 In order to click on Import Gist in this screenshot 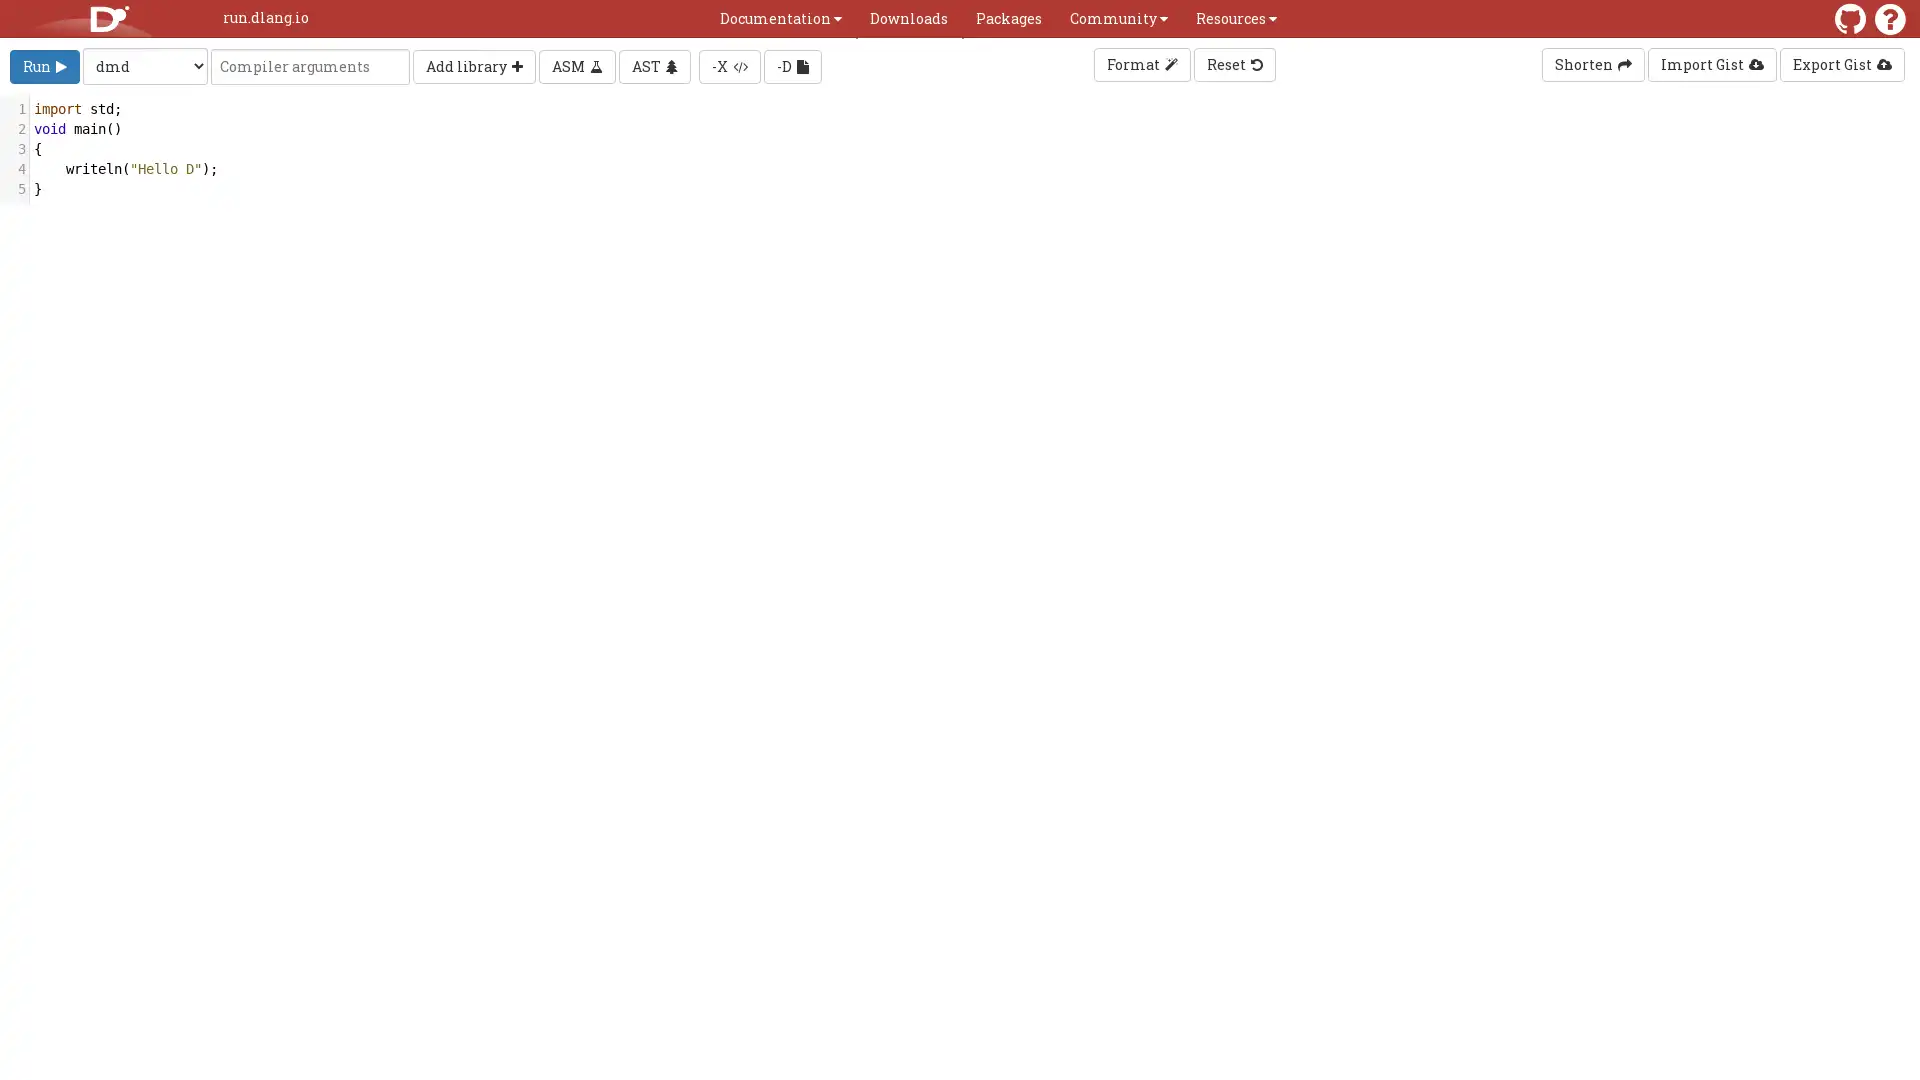, I will do `click(1711, 64)`.